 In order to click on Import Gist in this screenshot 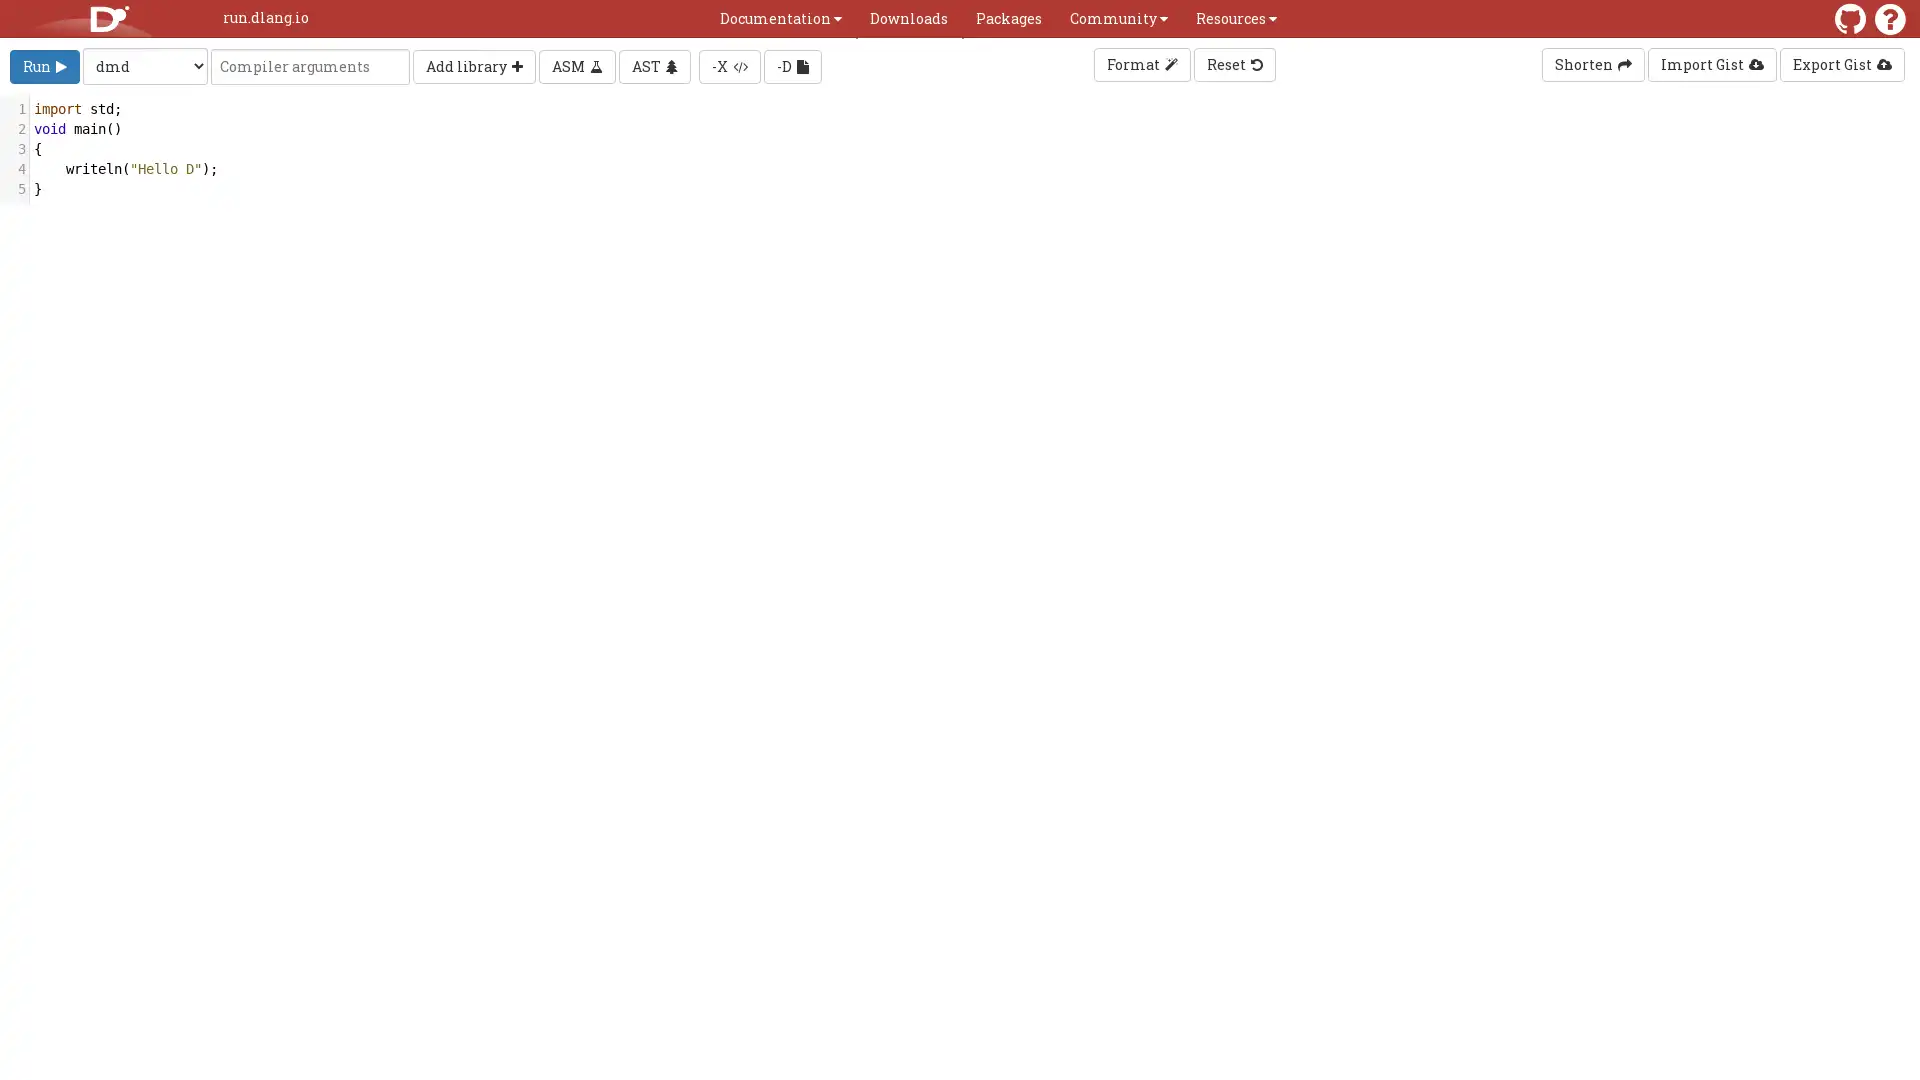, I will do `click(1711, 64)`.